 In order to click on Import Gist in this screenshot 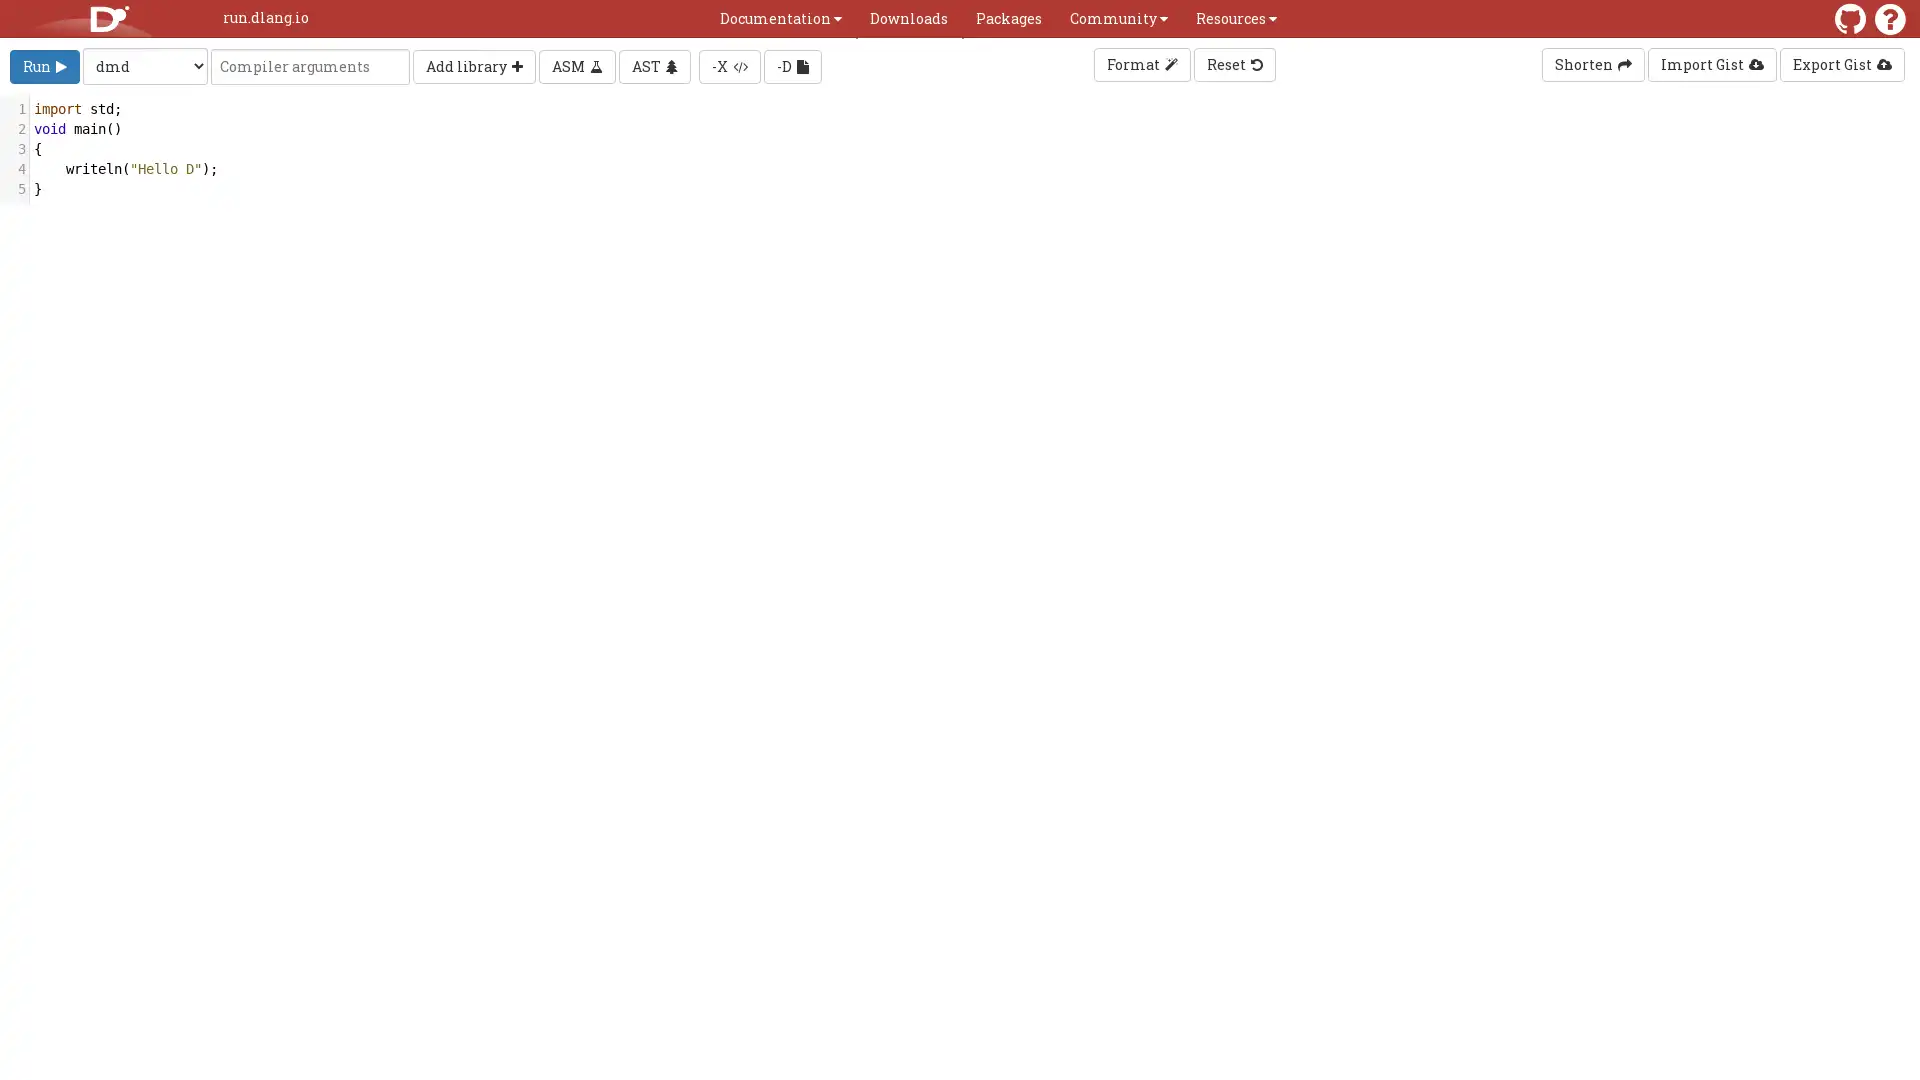, I will do `click(1711, 64)`.